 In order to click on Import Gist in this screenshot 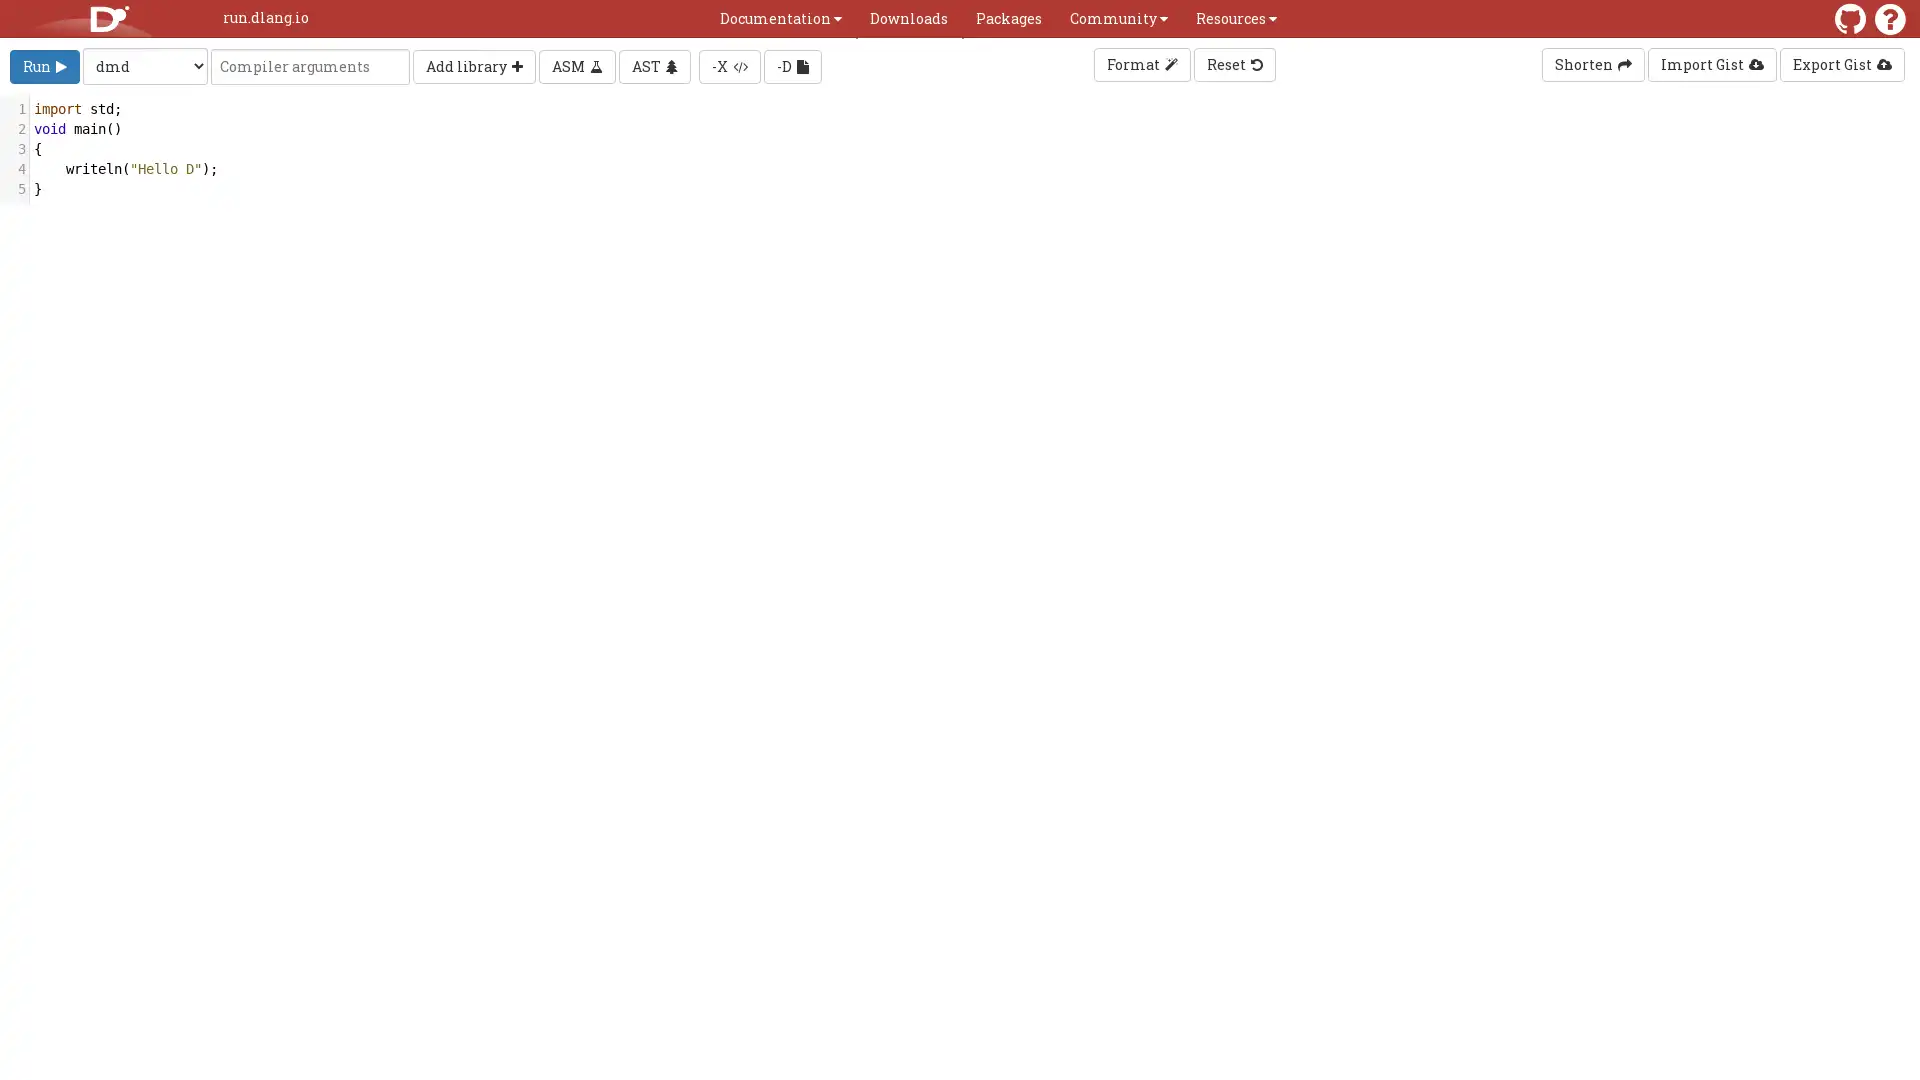, I will do `click(1711, 64)`.